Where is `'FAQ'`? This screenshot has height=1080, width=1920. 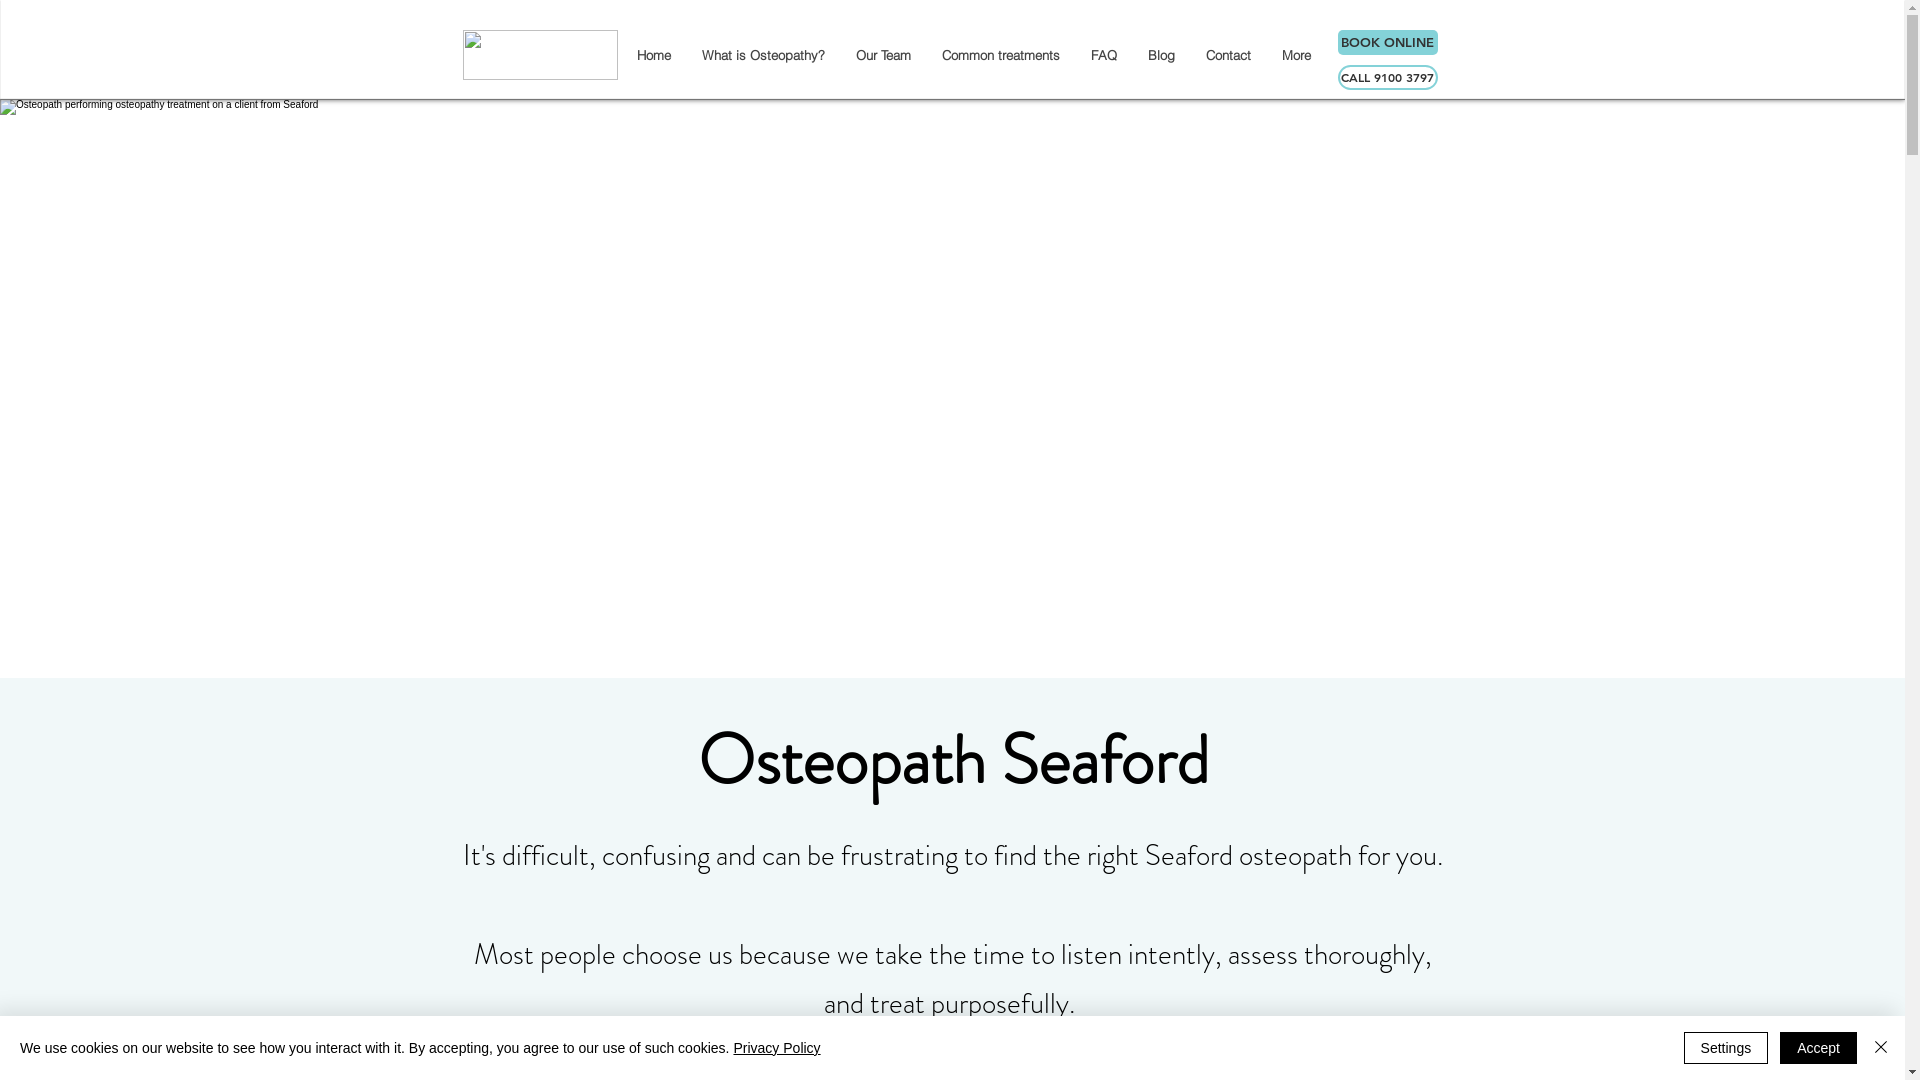
'FAQ' is located at coordinates (1101, 53).